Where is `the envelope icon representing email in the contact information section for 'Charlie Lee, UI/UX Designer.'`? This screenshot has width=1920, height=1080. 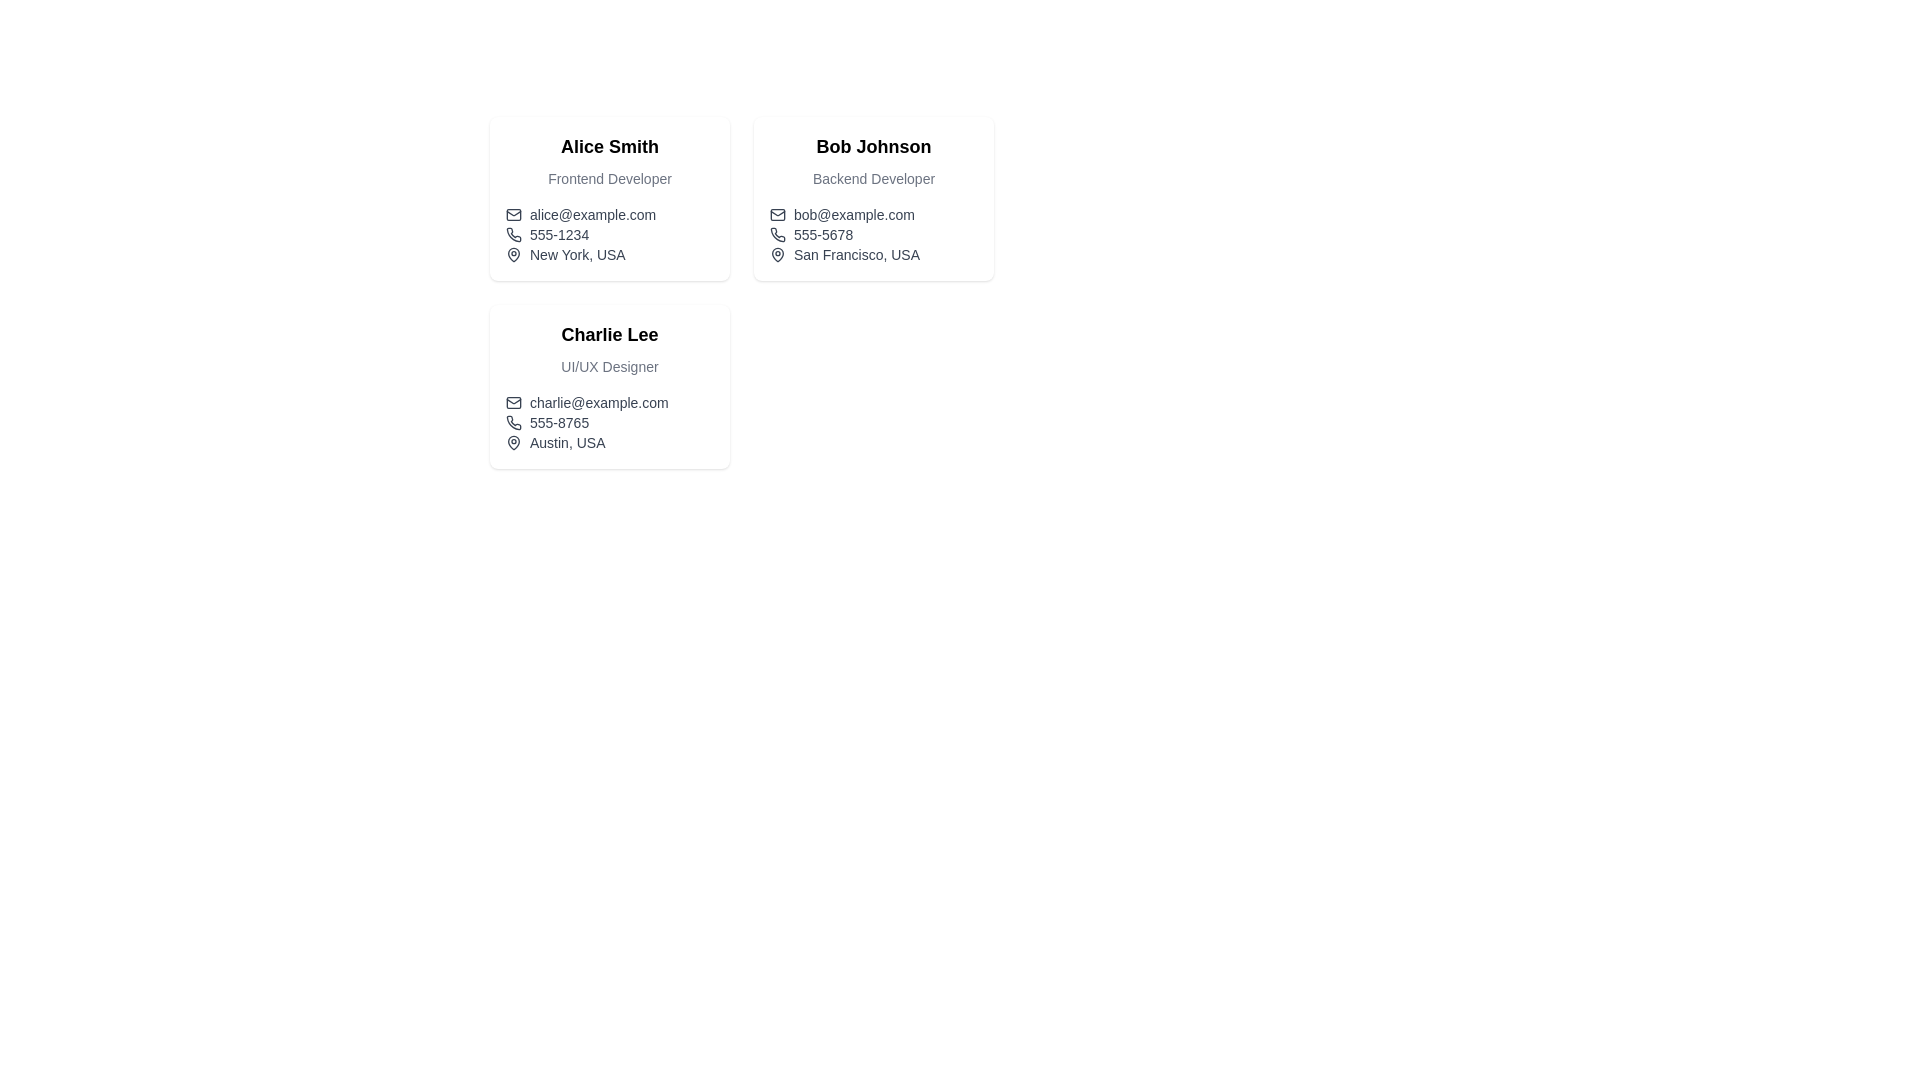
the envelope icon representing email in the contact information section for 'Charlie Lee, UI/UX Designer.' is located at coordinates (513, 402).